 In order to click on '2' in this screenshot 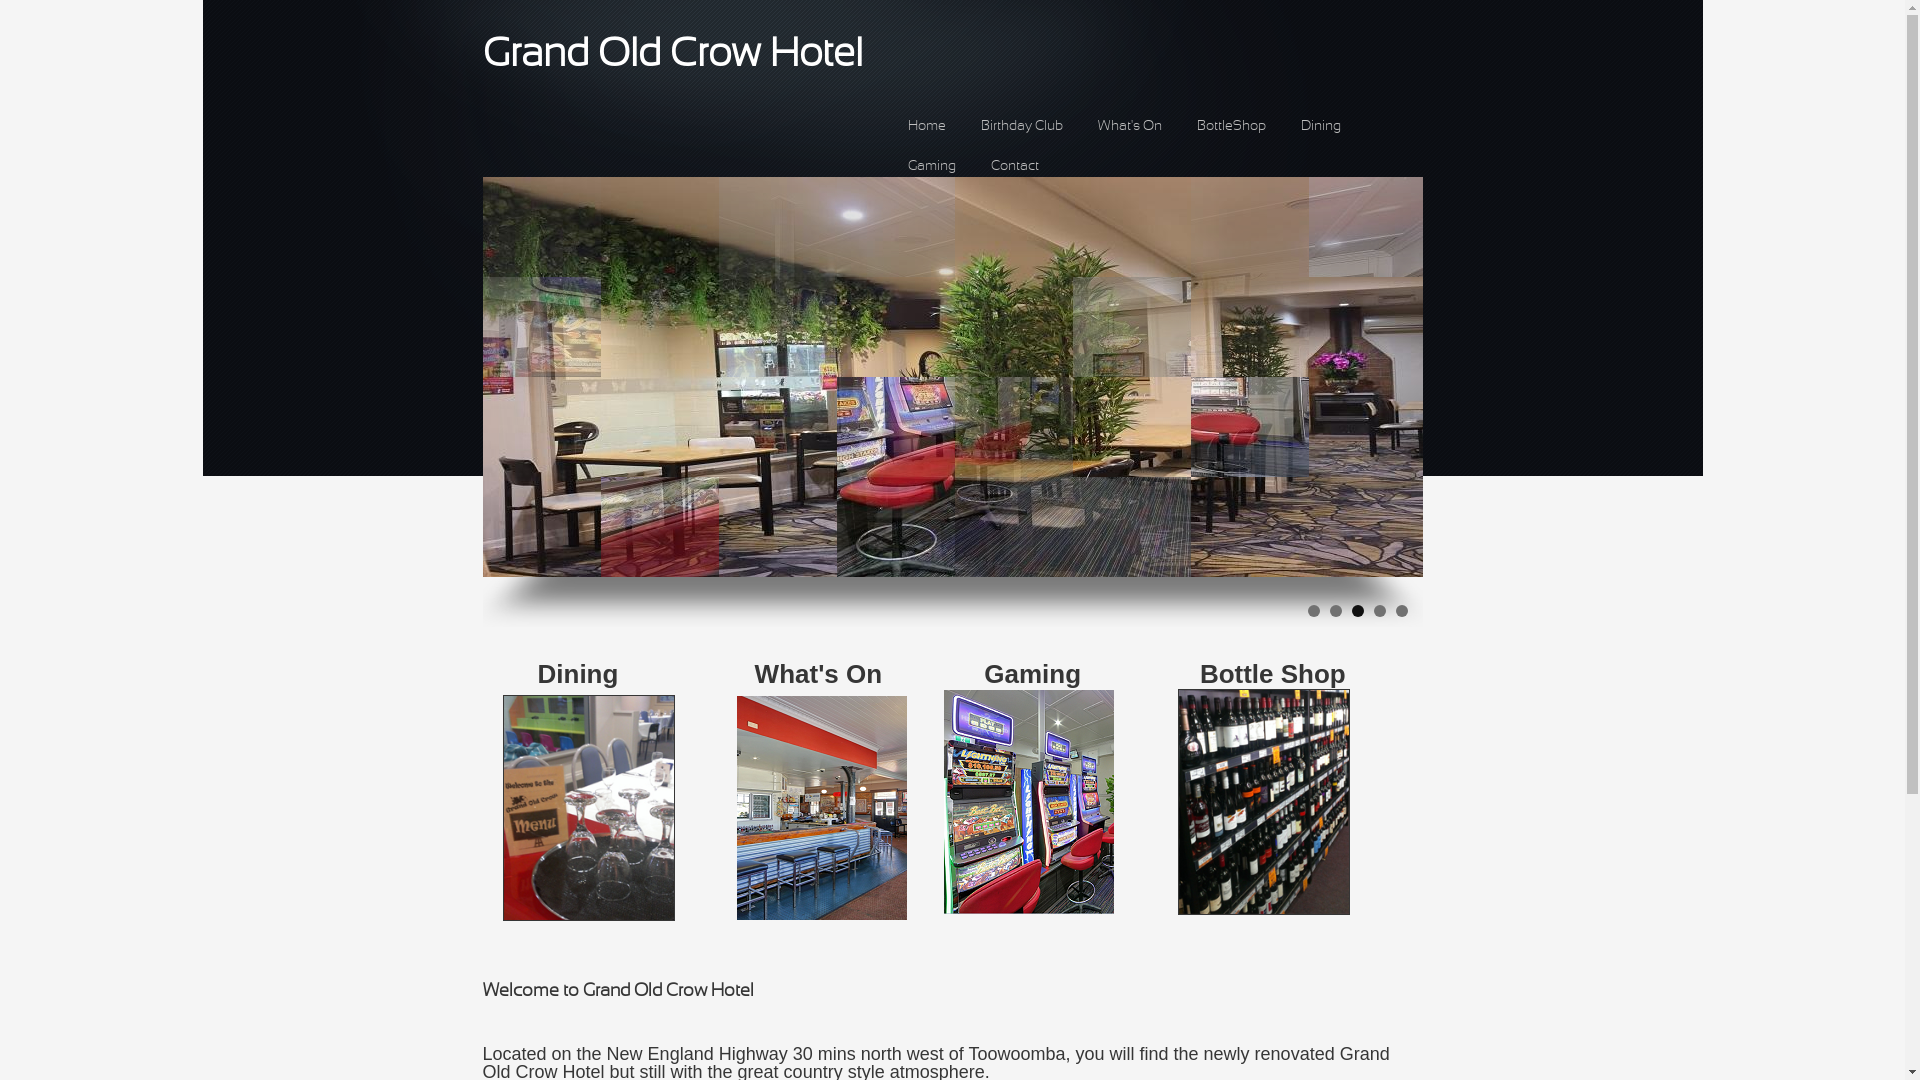, I will do `click(1335, 609)`.